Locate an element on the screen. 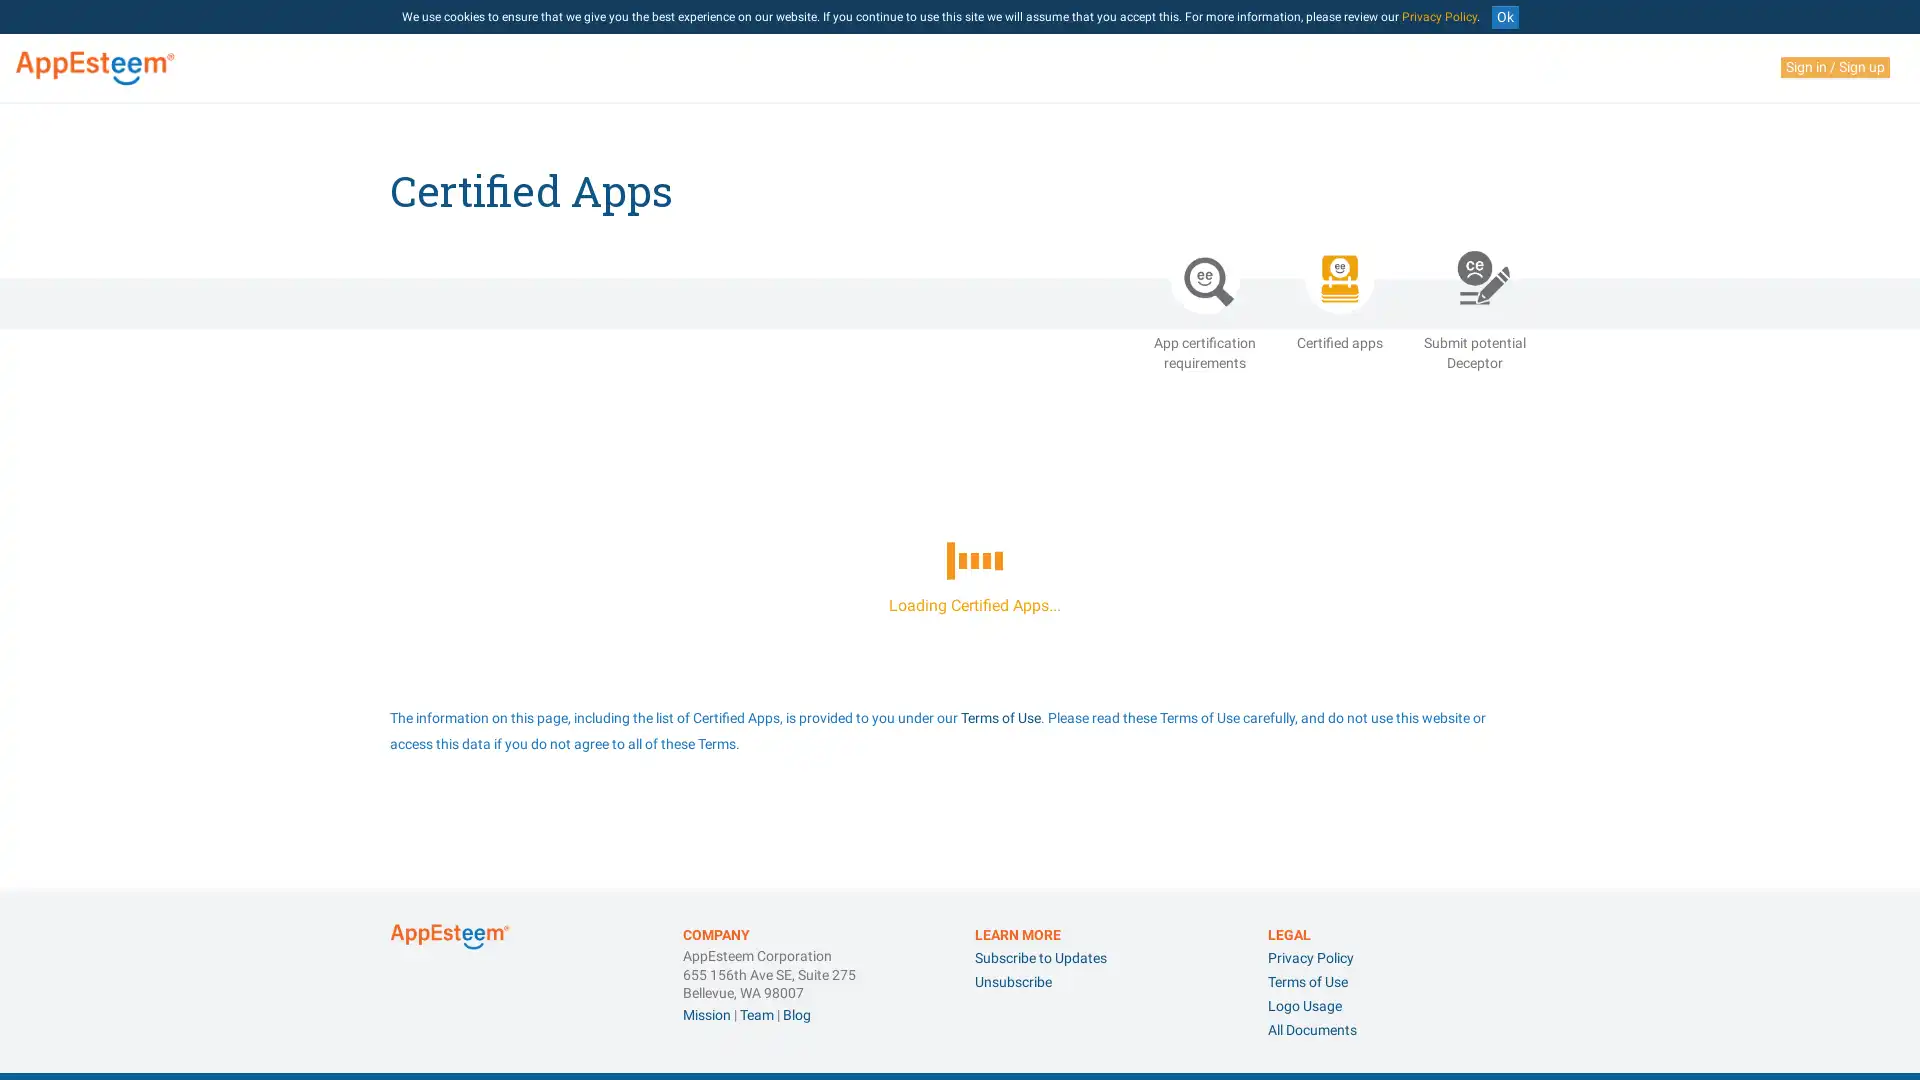 This screenshot has width=1920, height=1080. 1 is located at coordinates (1449, 998).